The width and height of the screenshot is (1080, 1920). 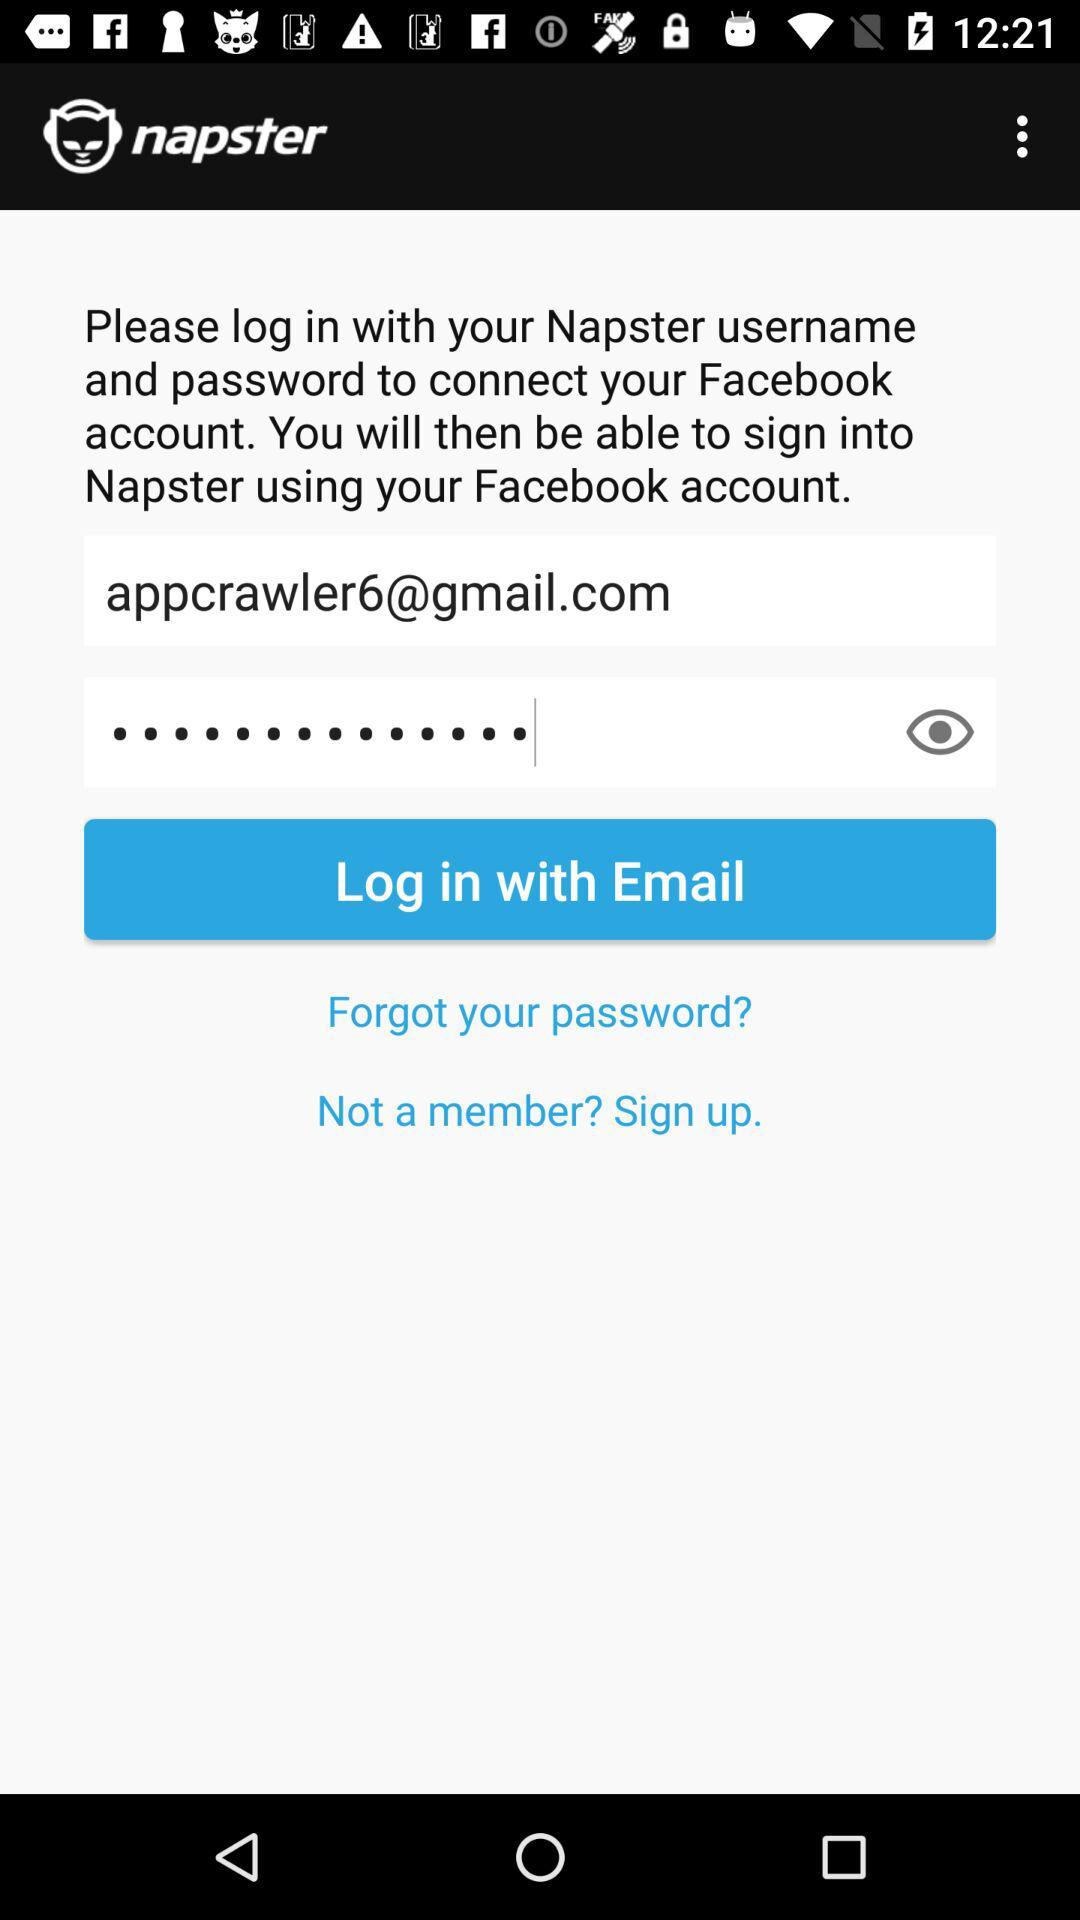 What do you see at coordinates (540, 1108) in the screenshot?
I see `not a member item` at bounding box center [540, 1108].